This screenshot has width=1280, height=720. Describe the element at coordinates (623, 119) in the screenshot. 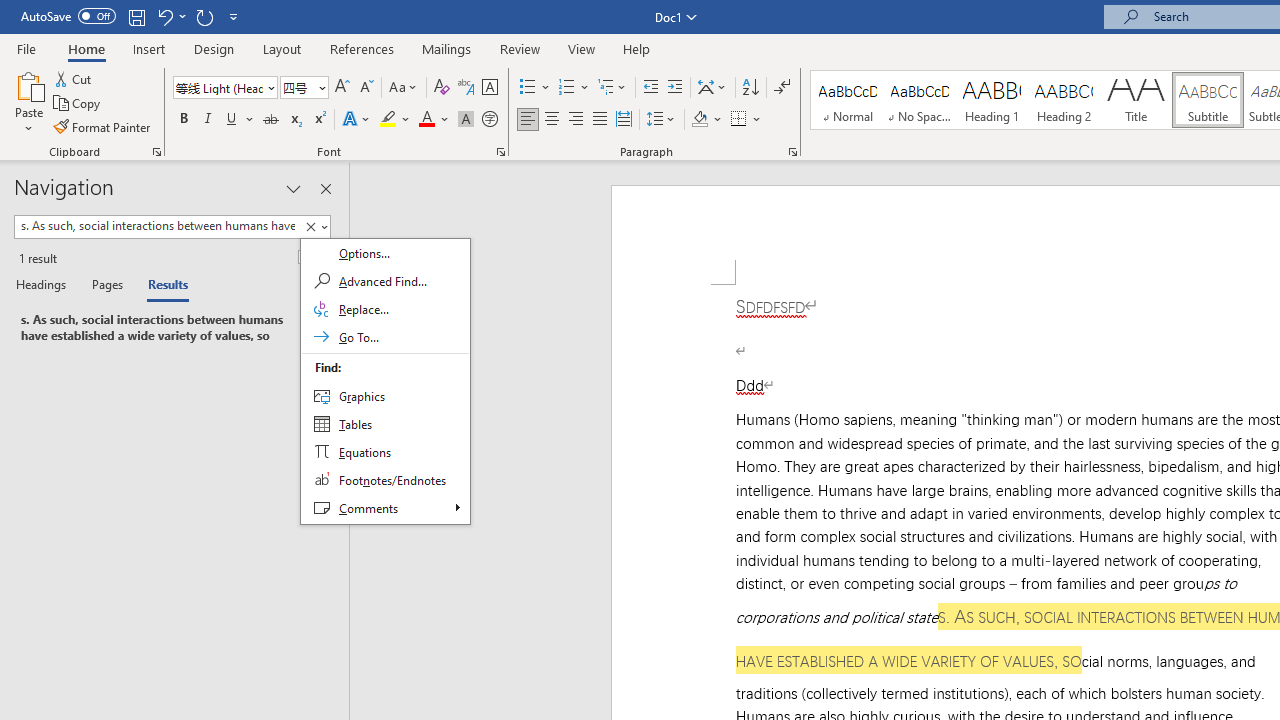

I see `'Distributed'` at that location.